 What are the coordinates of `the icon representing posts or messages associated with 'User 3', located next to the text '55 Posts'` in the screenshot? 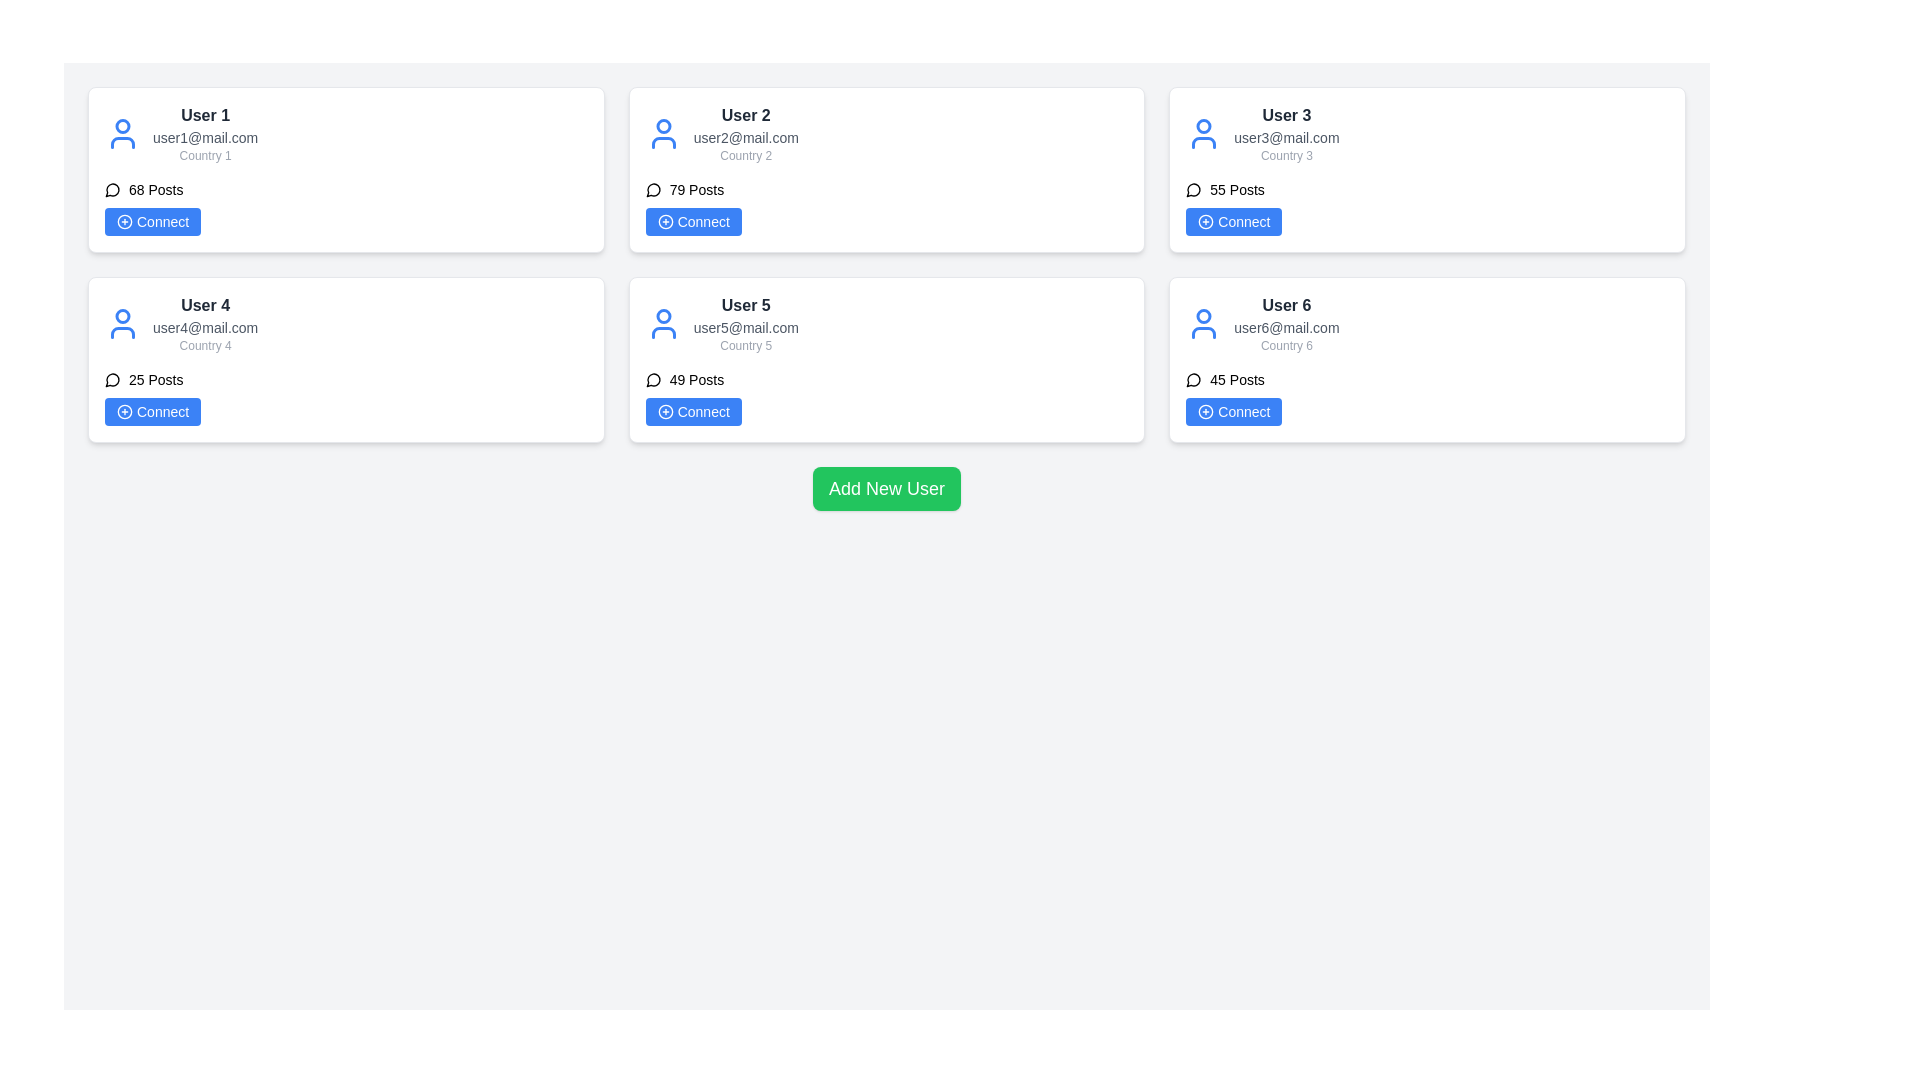 It's located at (1194, 189).